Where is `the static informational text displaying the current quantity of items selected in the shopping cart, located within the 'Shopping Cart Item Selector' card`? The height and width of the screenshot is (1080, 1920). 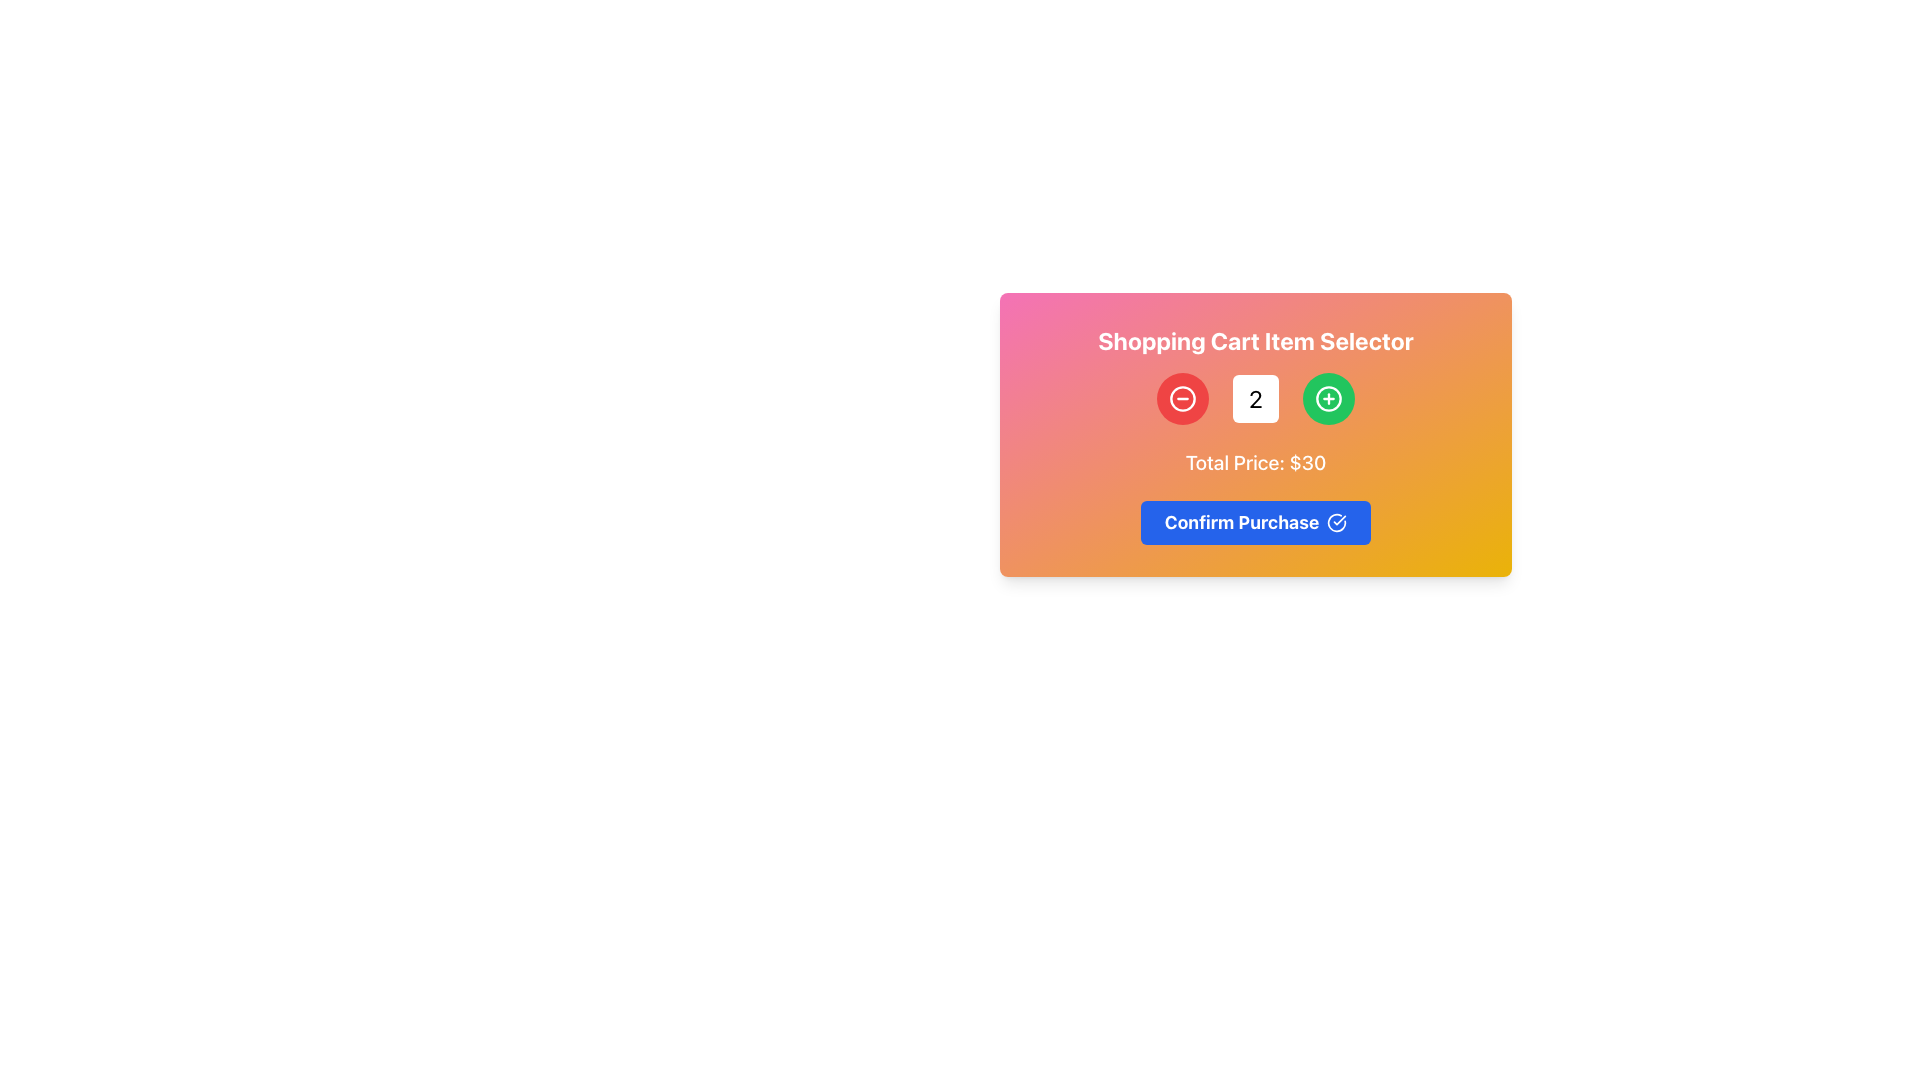
the static informational text displaying the current quantity of items selected in the shopping cart, located within the 'Shopping Cart Item Selector' card is located at coordinates (1255, 398).